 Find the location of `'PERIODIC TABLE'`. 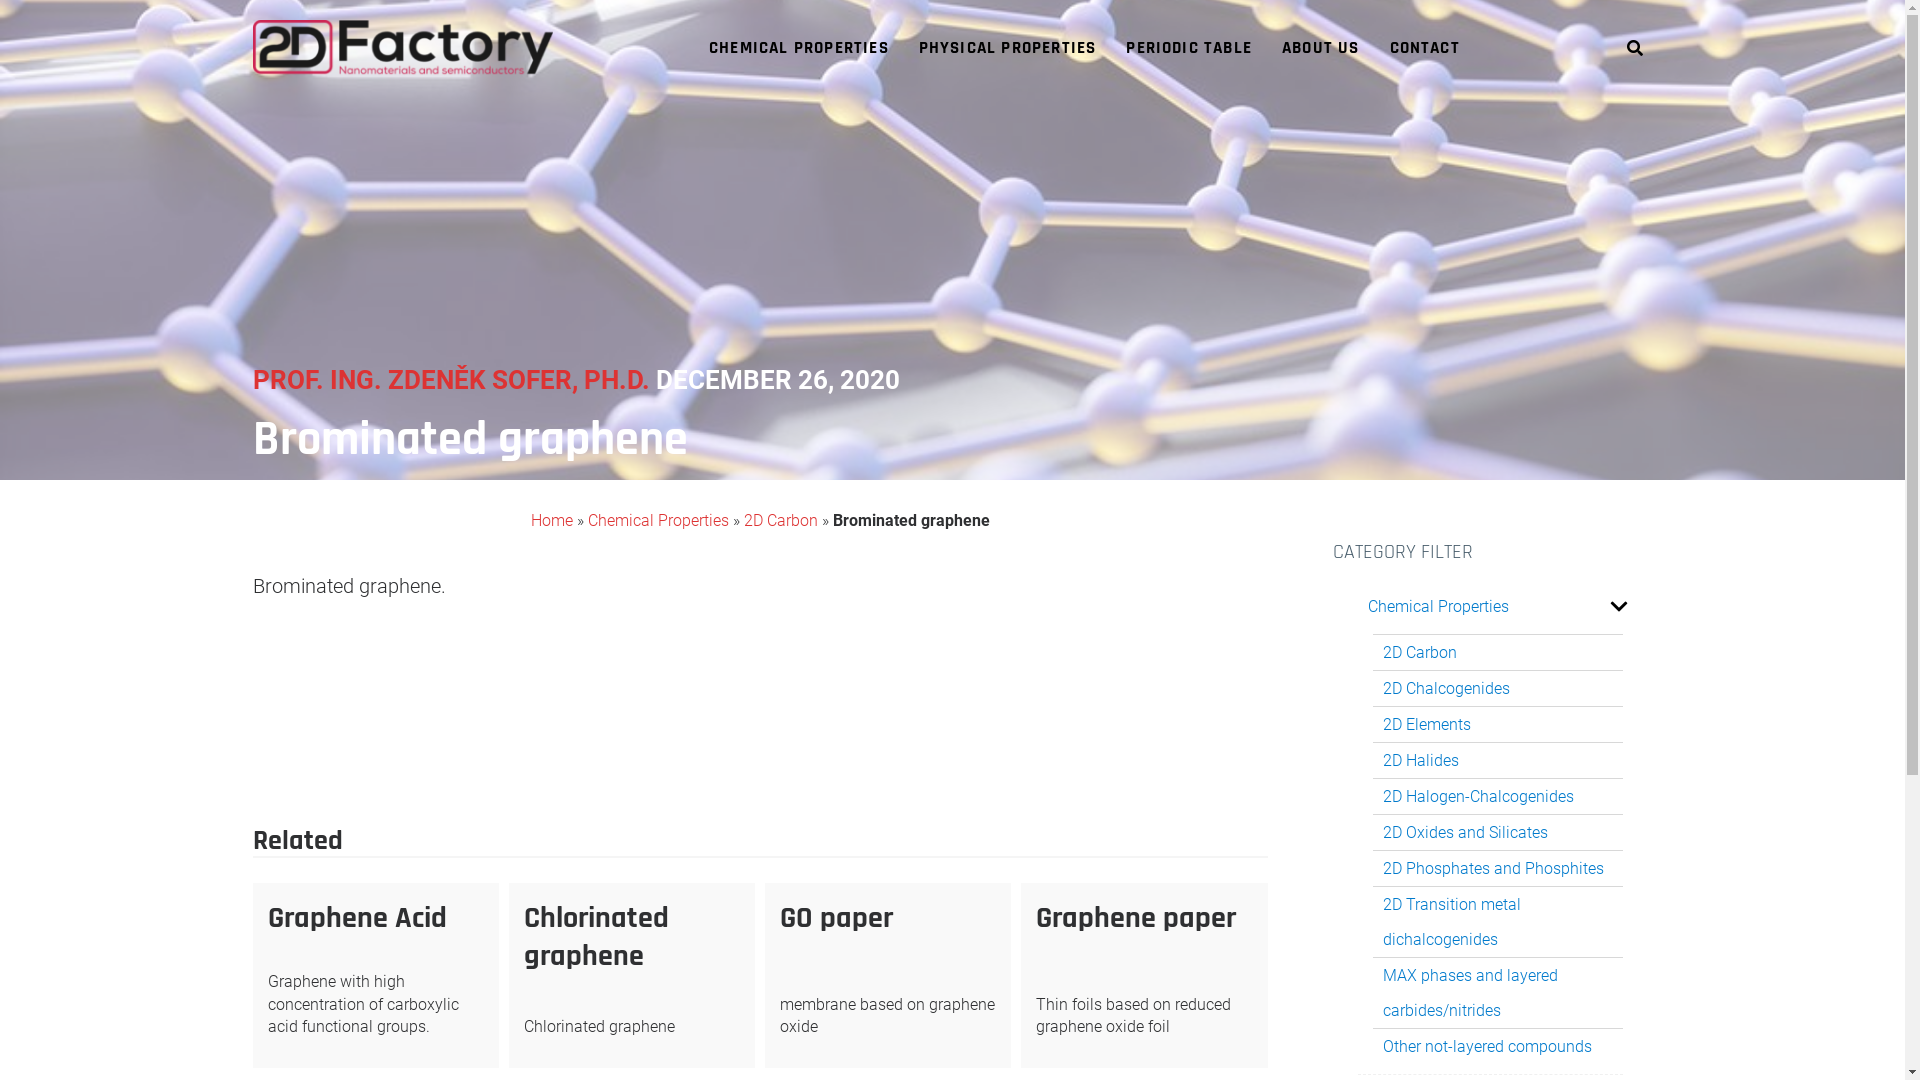

'PERIODIC TABLE' is located at coordinates (1109, 48).